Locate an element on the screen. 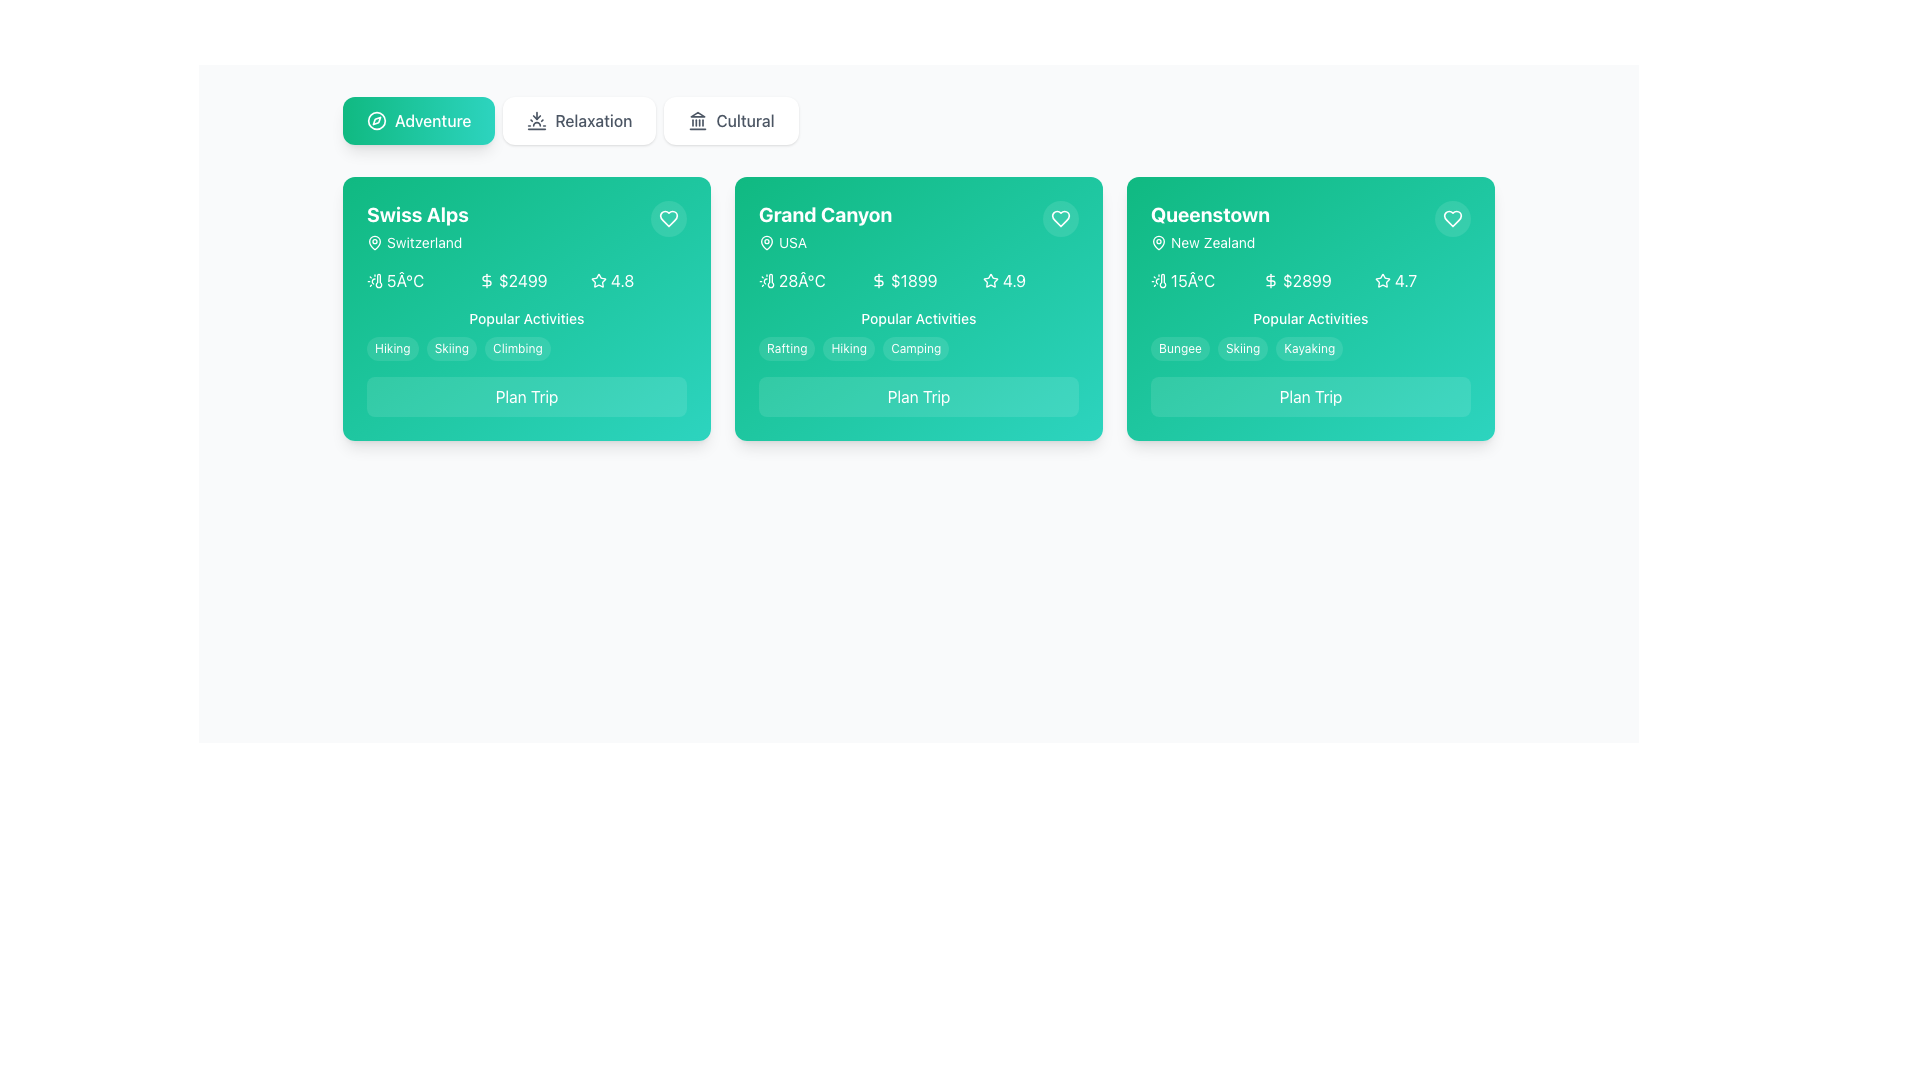 This screenshot has width=1920, height=1080. the circular button with a white heart icon located is located at coordinates (1453, 219).